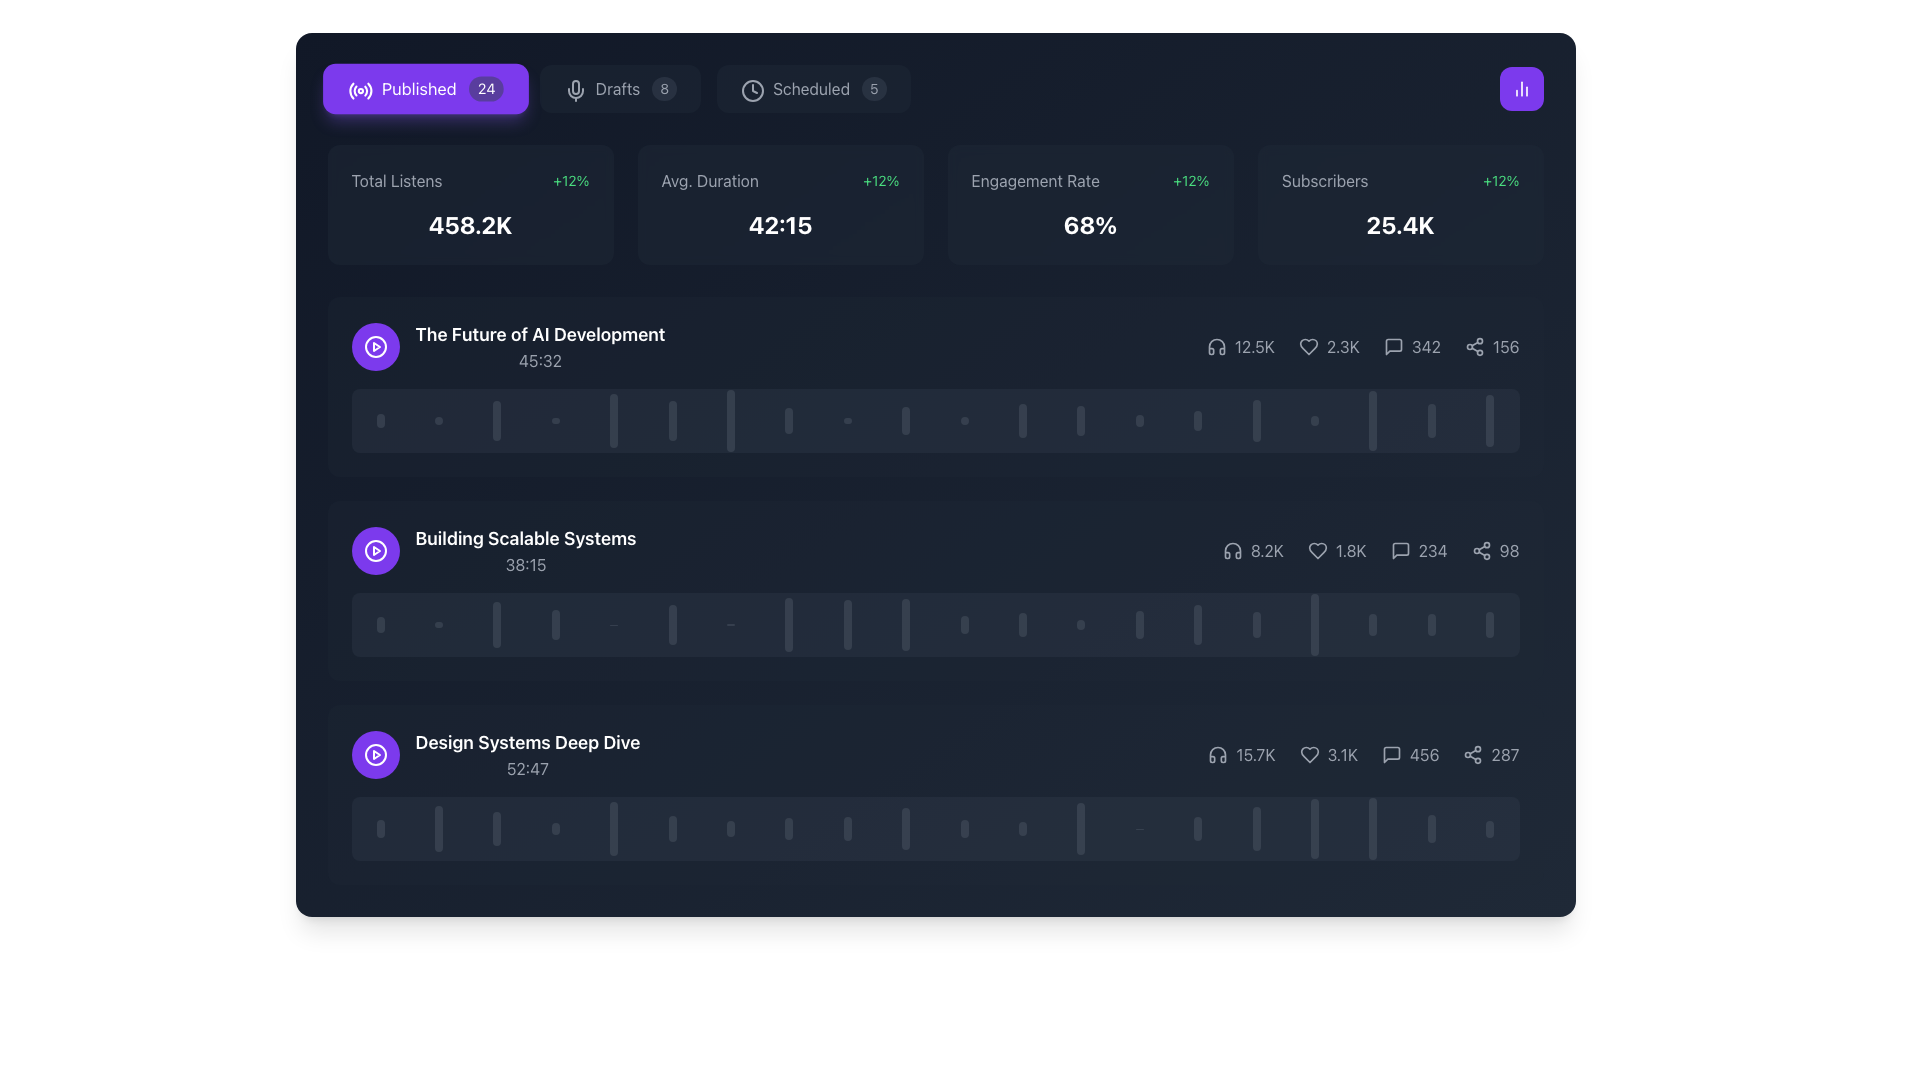  Describe the element at coordinates (619, 87) in the screenshot. I see `the central button in the top section of the interface that navigates to draft-related content` at that location.